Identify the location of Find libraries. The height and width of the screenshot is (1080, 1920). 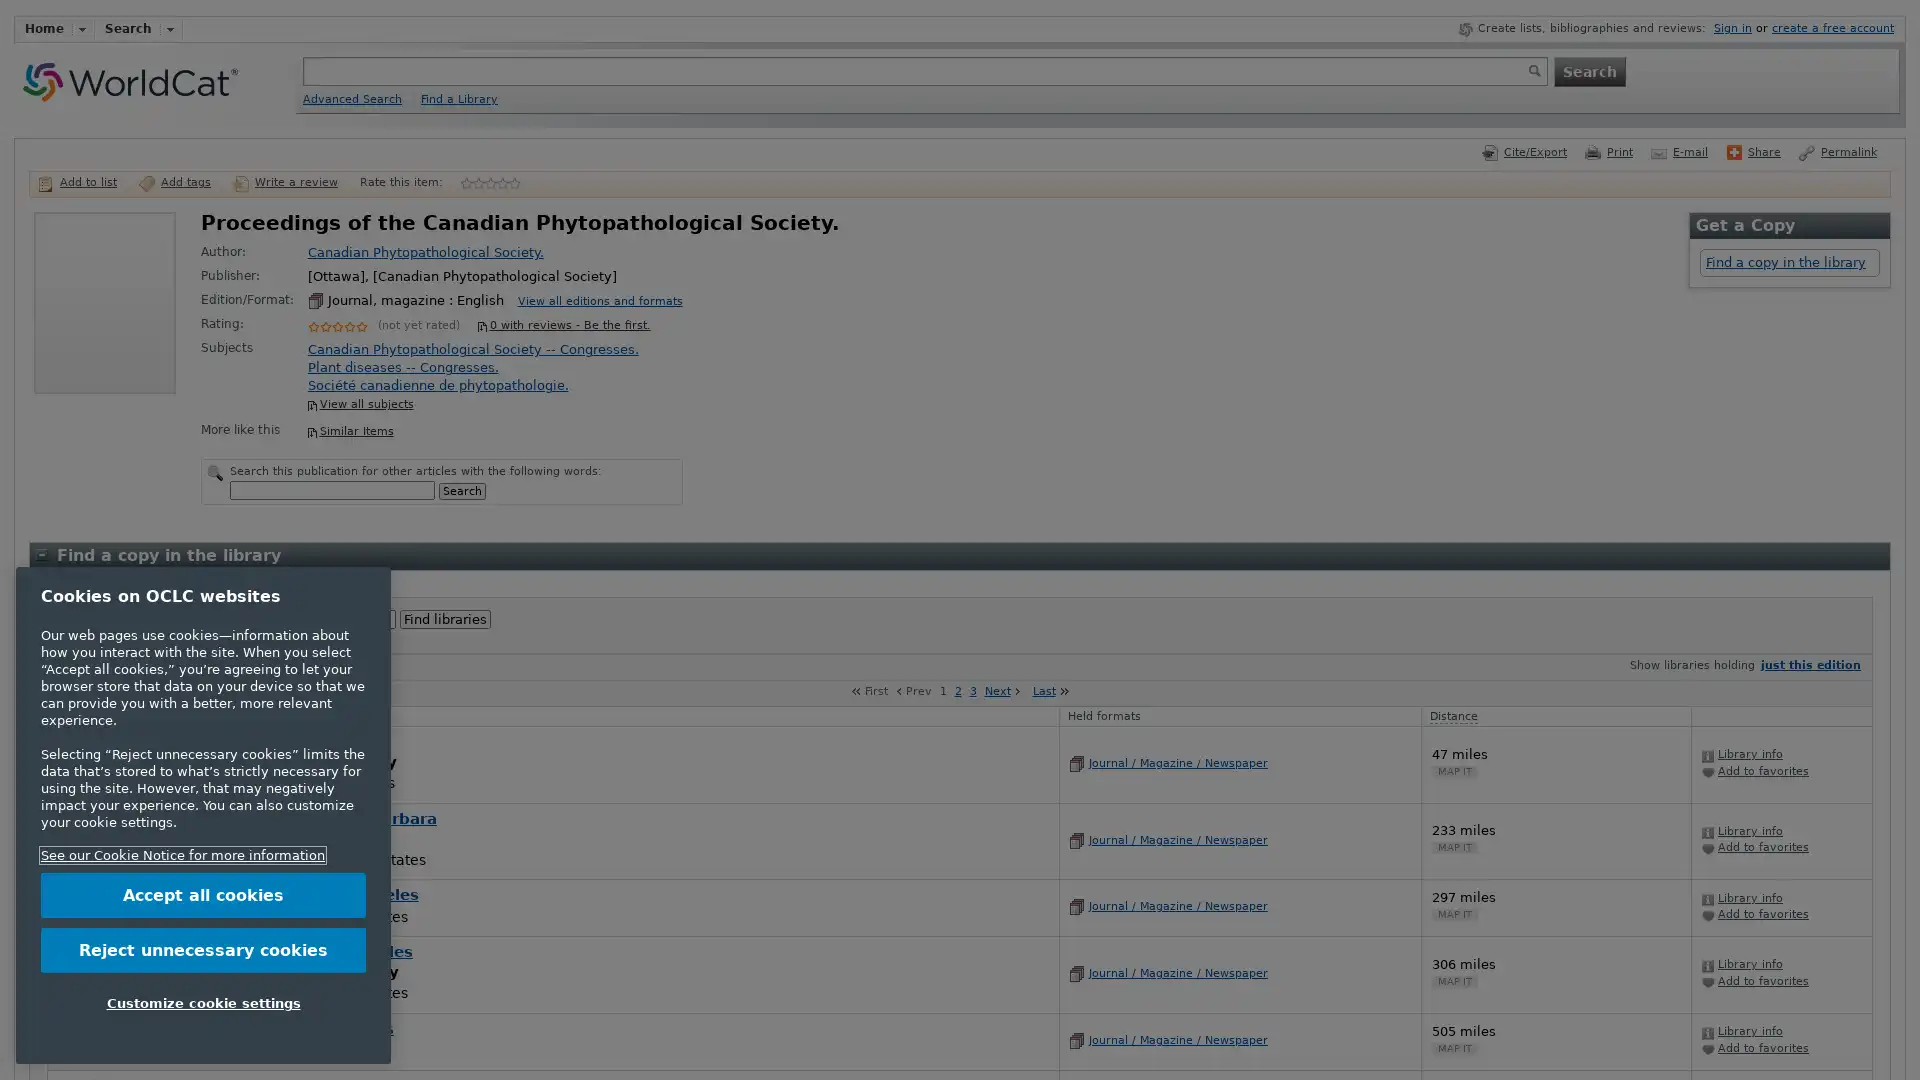
(444, 617).